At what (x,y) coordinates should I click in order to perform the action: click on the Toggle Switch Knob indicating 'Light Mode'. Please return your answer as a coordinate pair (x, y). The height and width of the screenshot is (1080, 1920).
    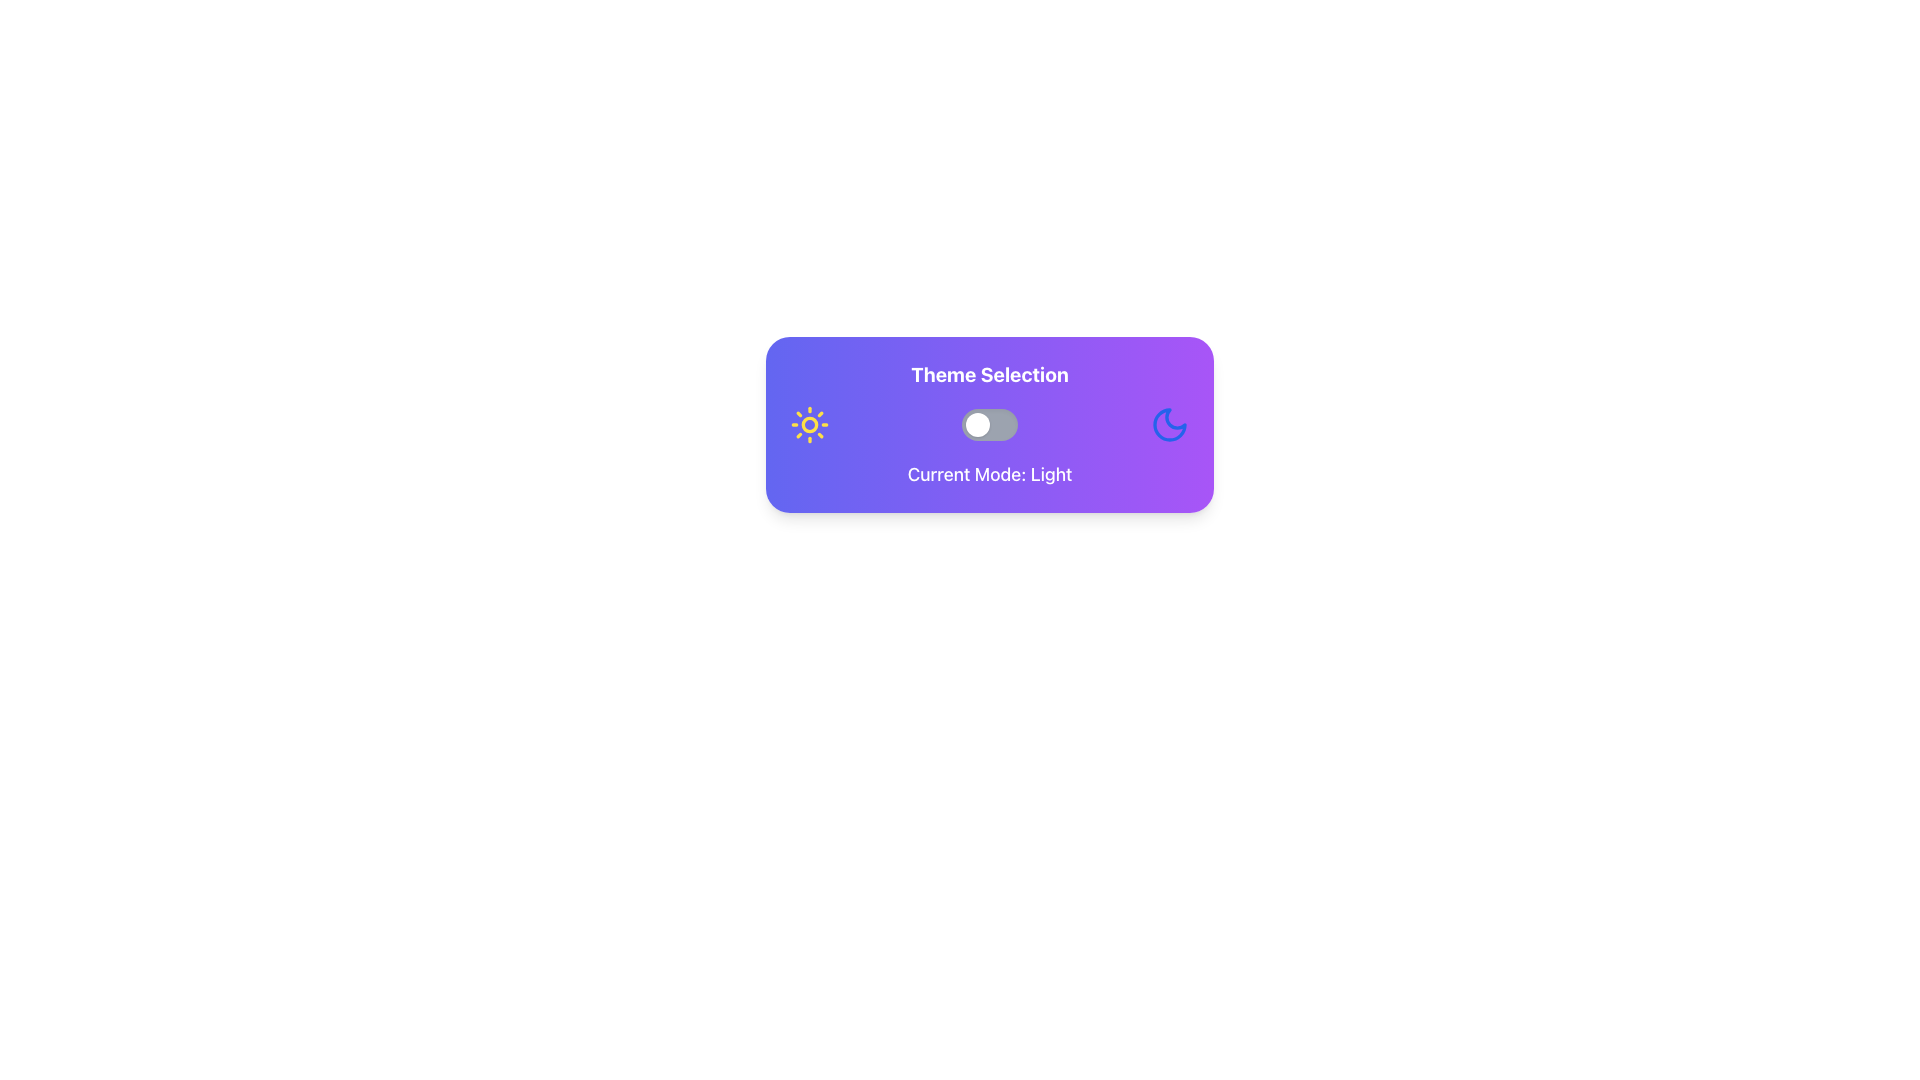
    Looking at the image, I should click on (978, 423).